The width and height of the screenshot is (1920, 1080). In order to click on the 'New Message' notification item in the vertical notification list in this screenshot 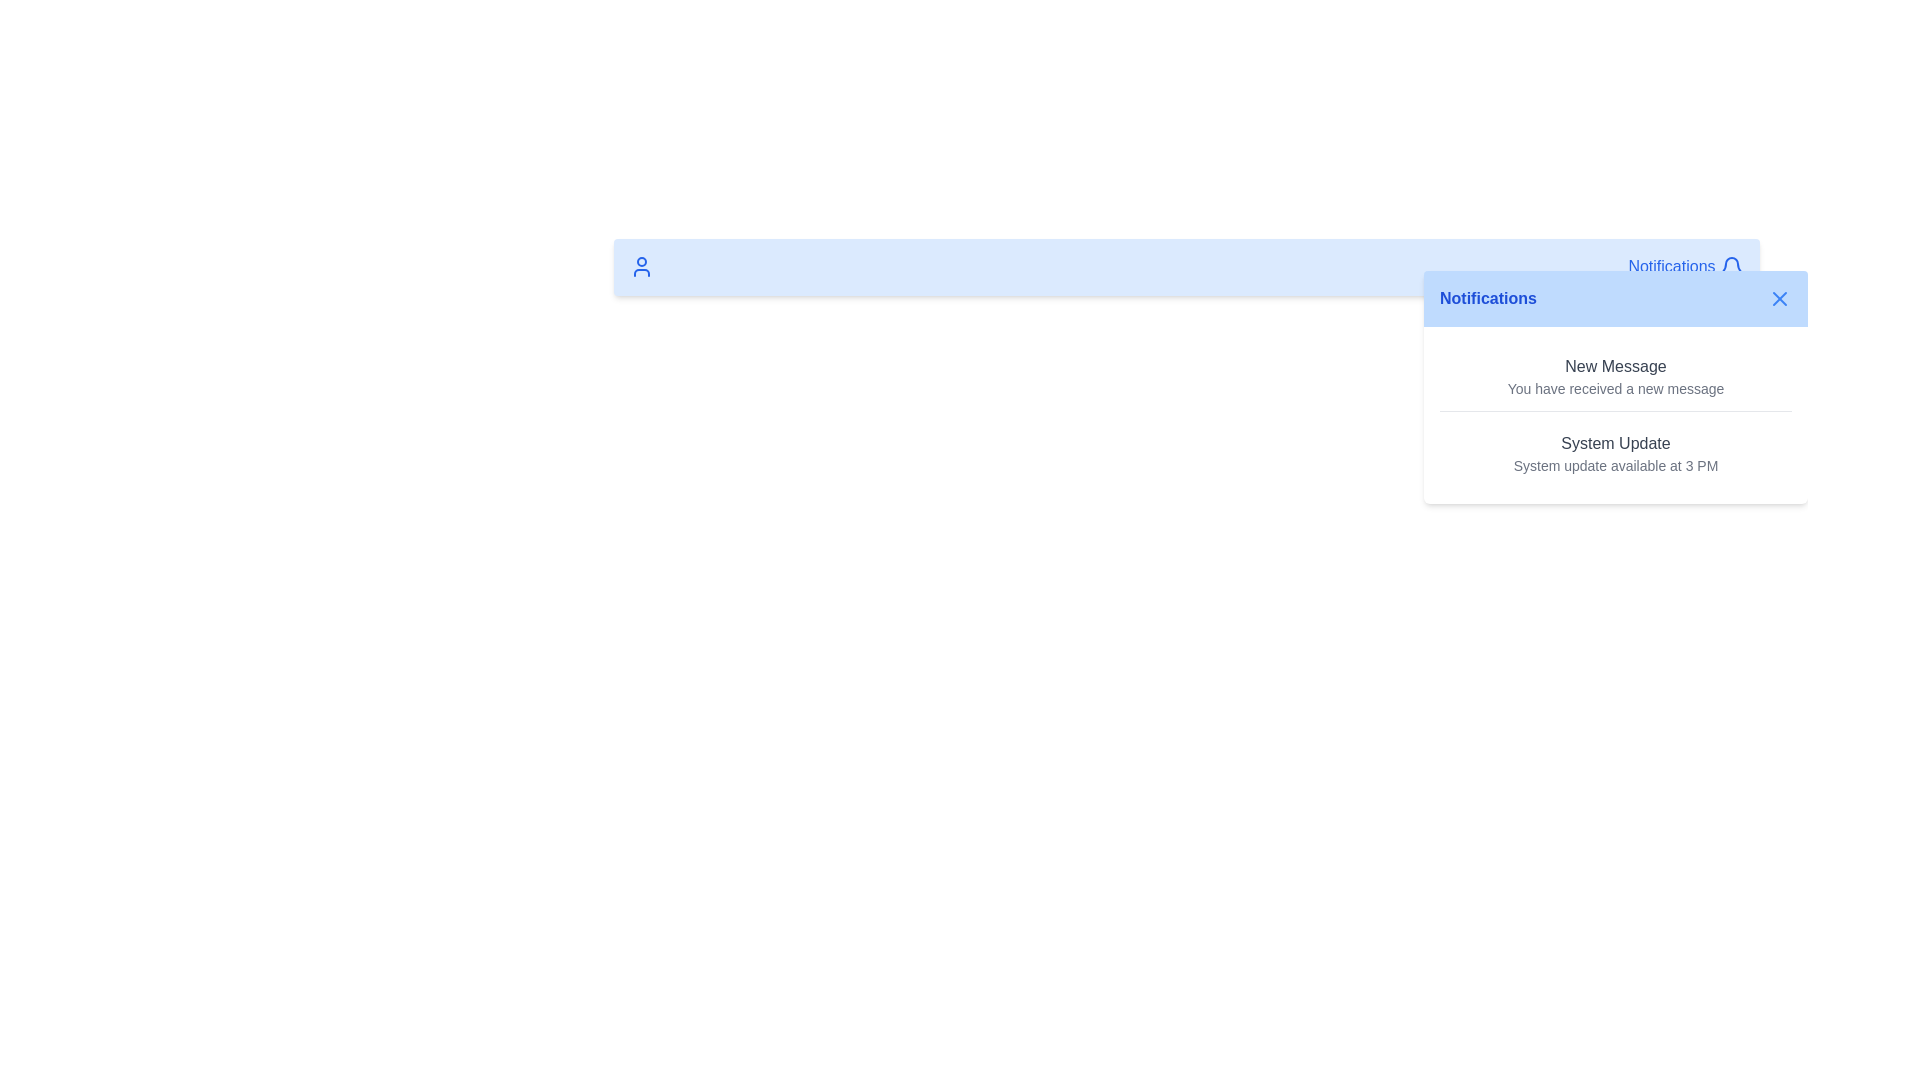, I will do `click(1616, 377)`.